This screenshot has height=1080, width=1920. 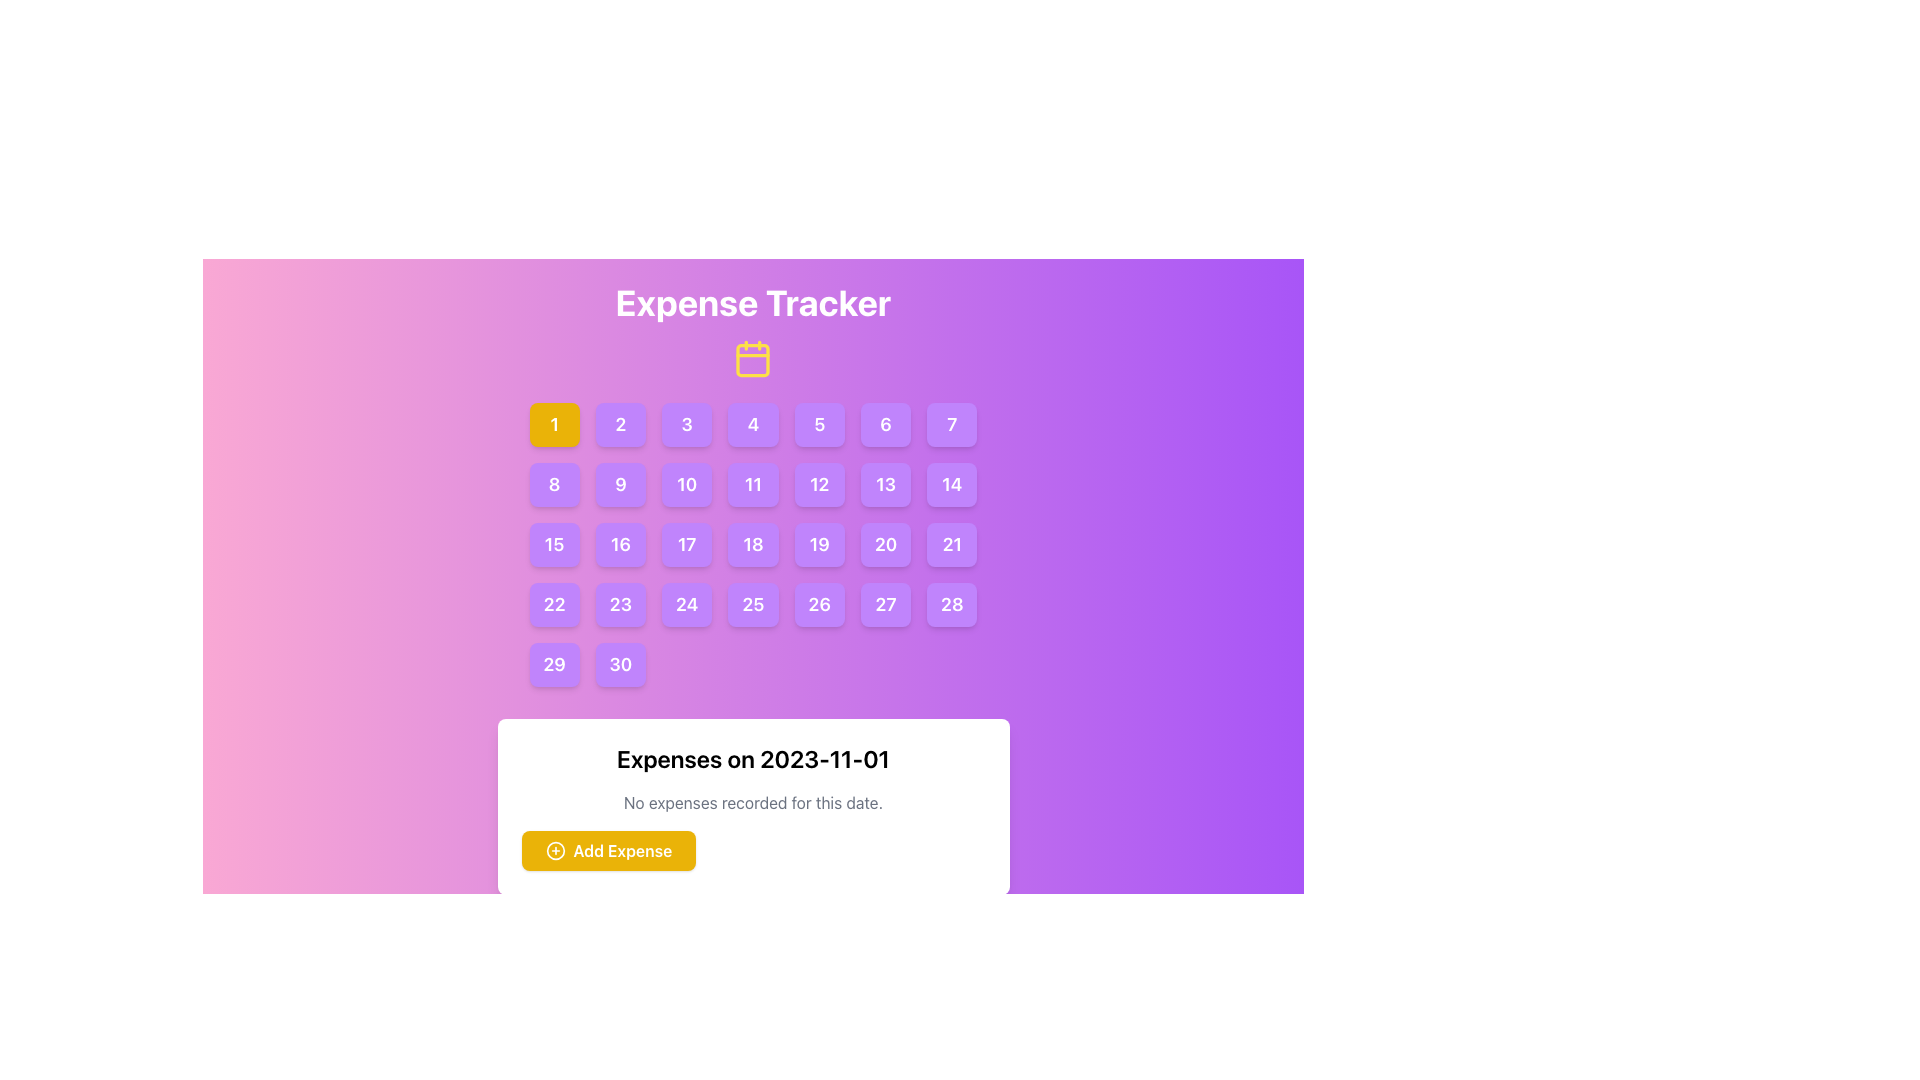 I want to click on the purple button displaying the number '8', so click(x=554, y=485).